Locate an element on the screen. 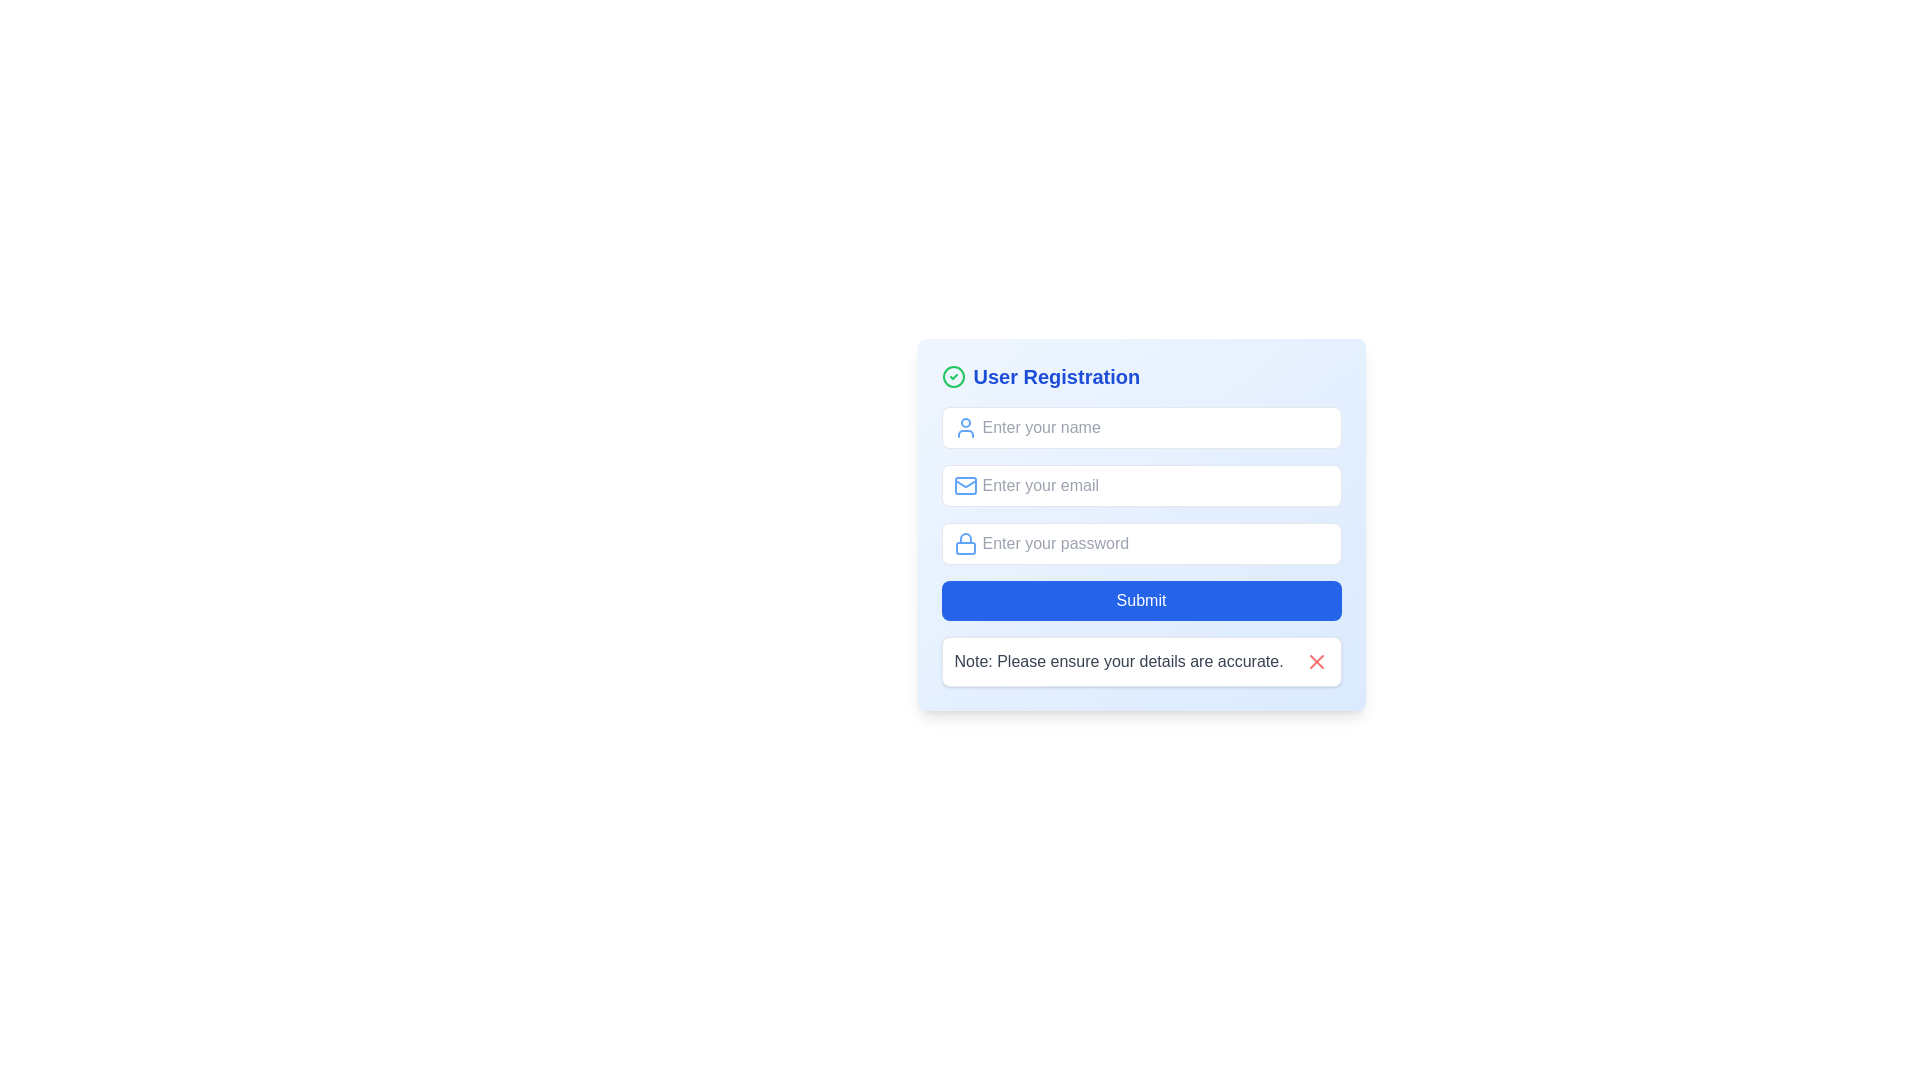  the email input field located in the 'User Registration' form, positioned between the 'Enter your name' and 'Enter your password' fields is located at coordinates (1141, 486).